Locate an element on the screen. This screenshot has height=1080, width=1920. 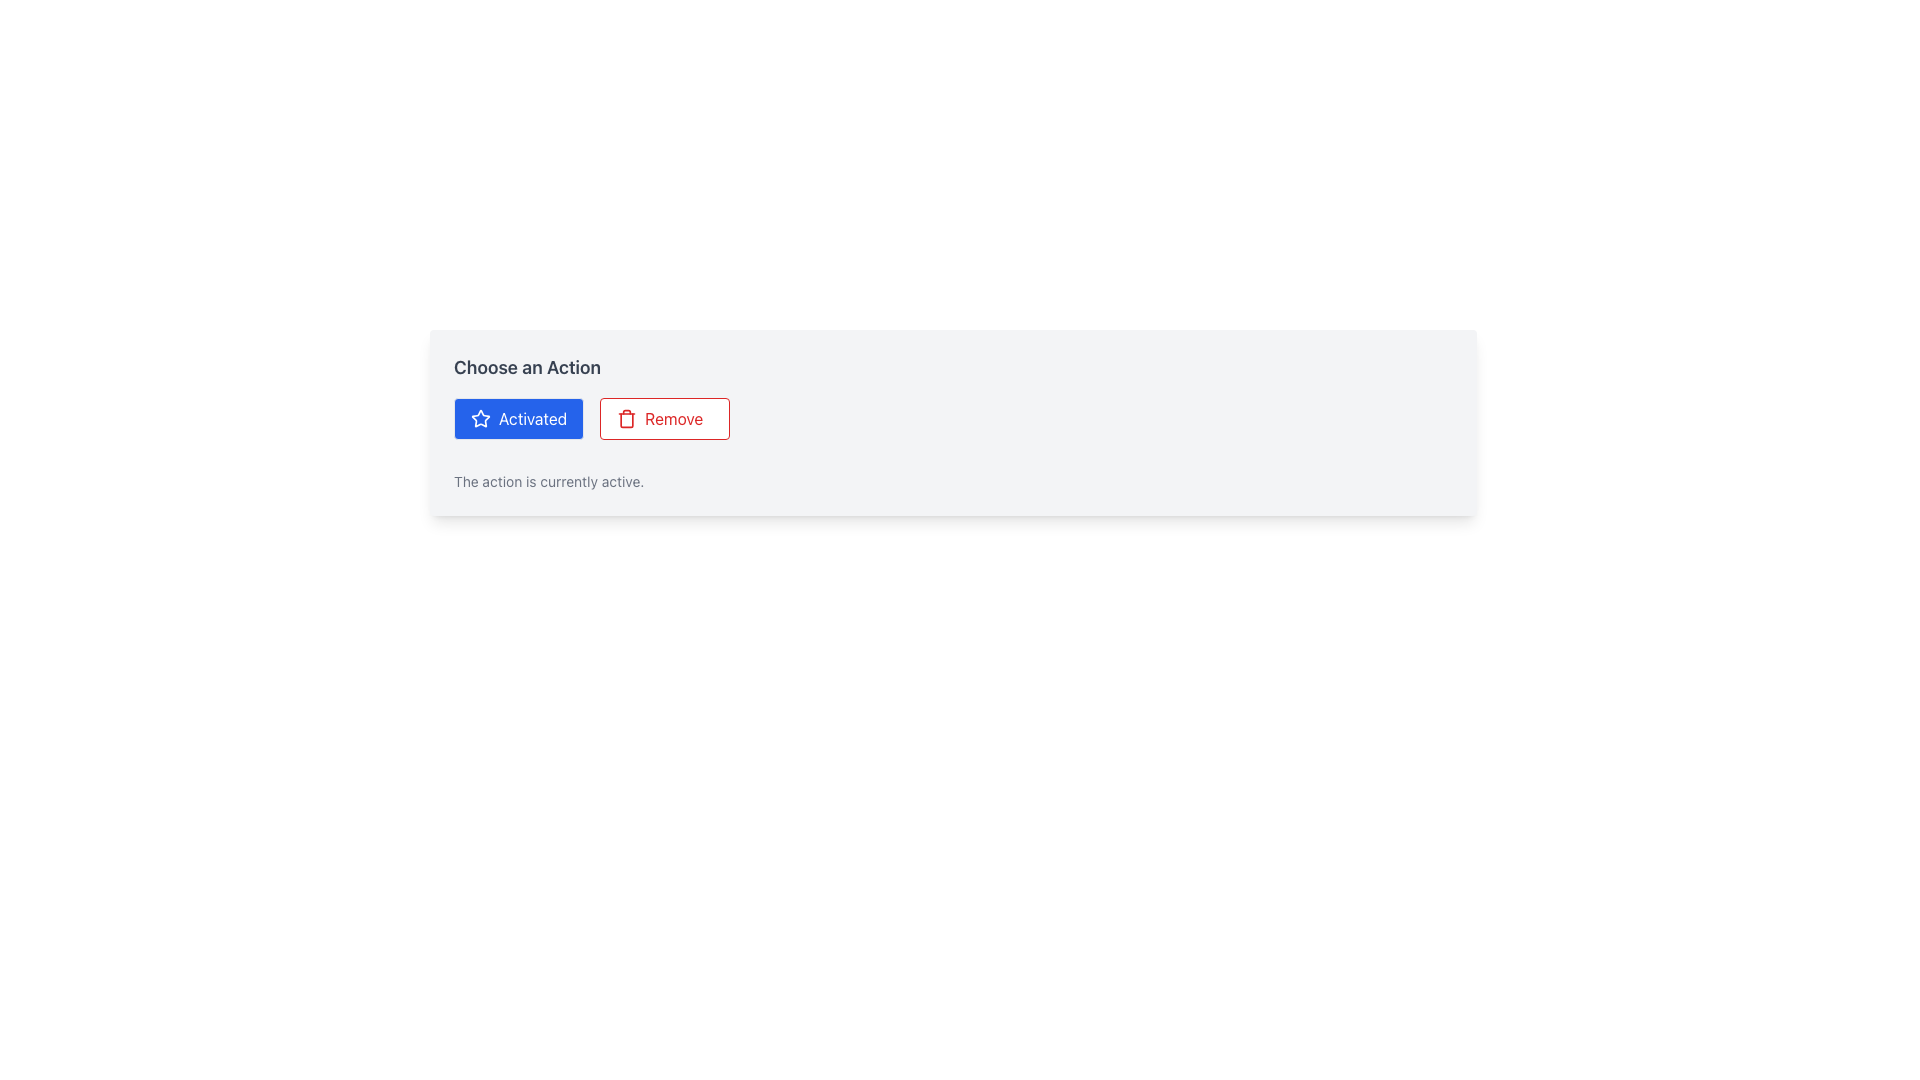
the 'Activated' button, which is the leftmost button in the group under the label 'Choose an Action', to observe interaction feedback is located at coordinates (519, 418).